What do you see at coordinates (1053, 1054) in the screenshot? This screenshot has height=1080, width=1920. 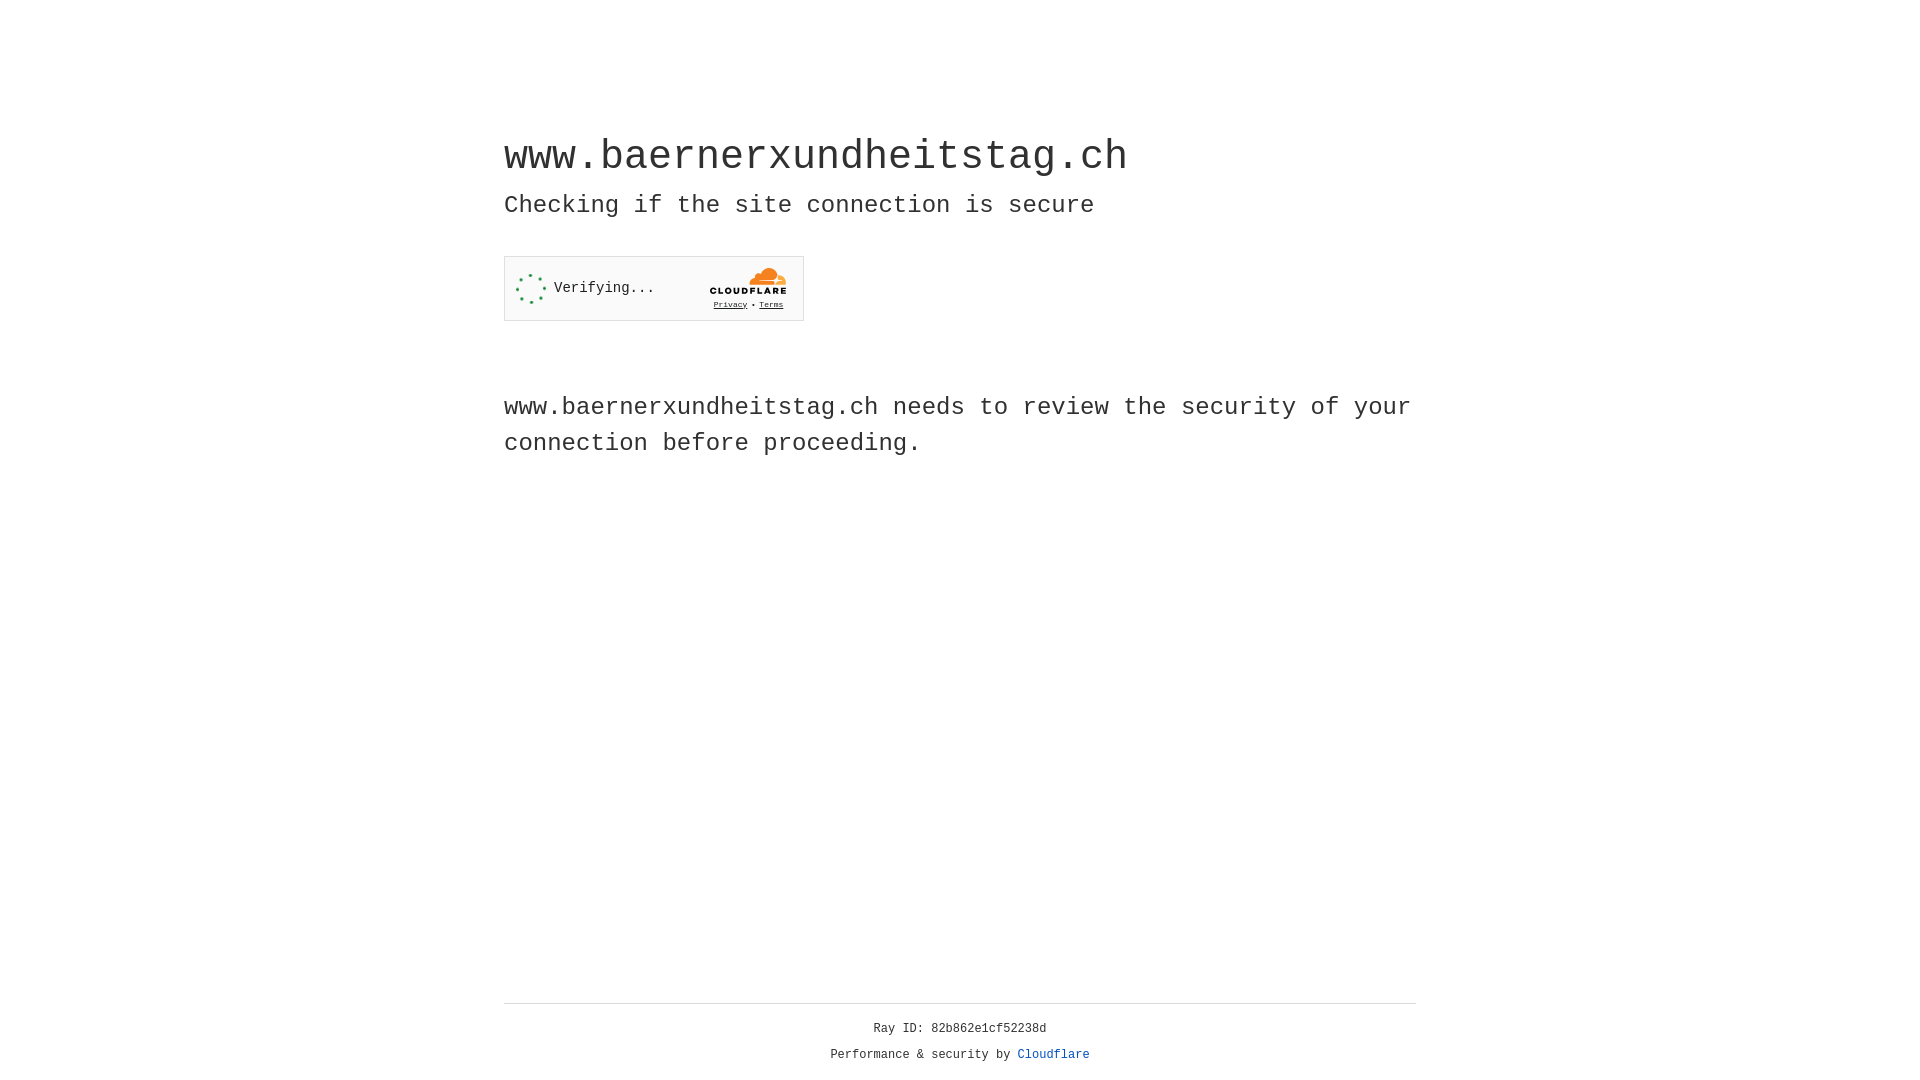 I see `'Cloudflare'` at bounding box center [1053, 1054].